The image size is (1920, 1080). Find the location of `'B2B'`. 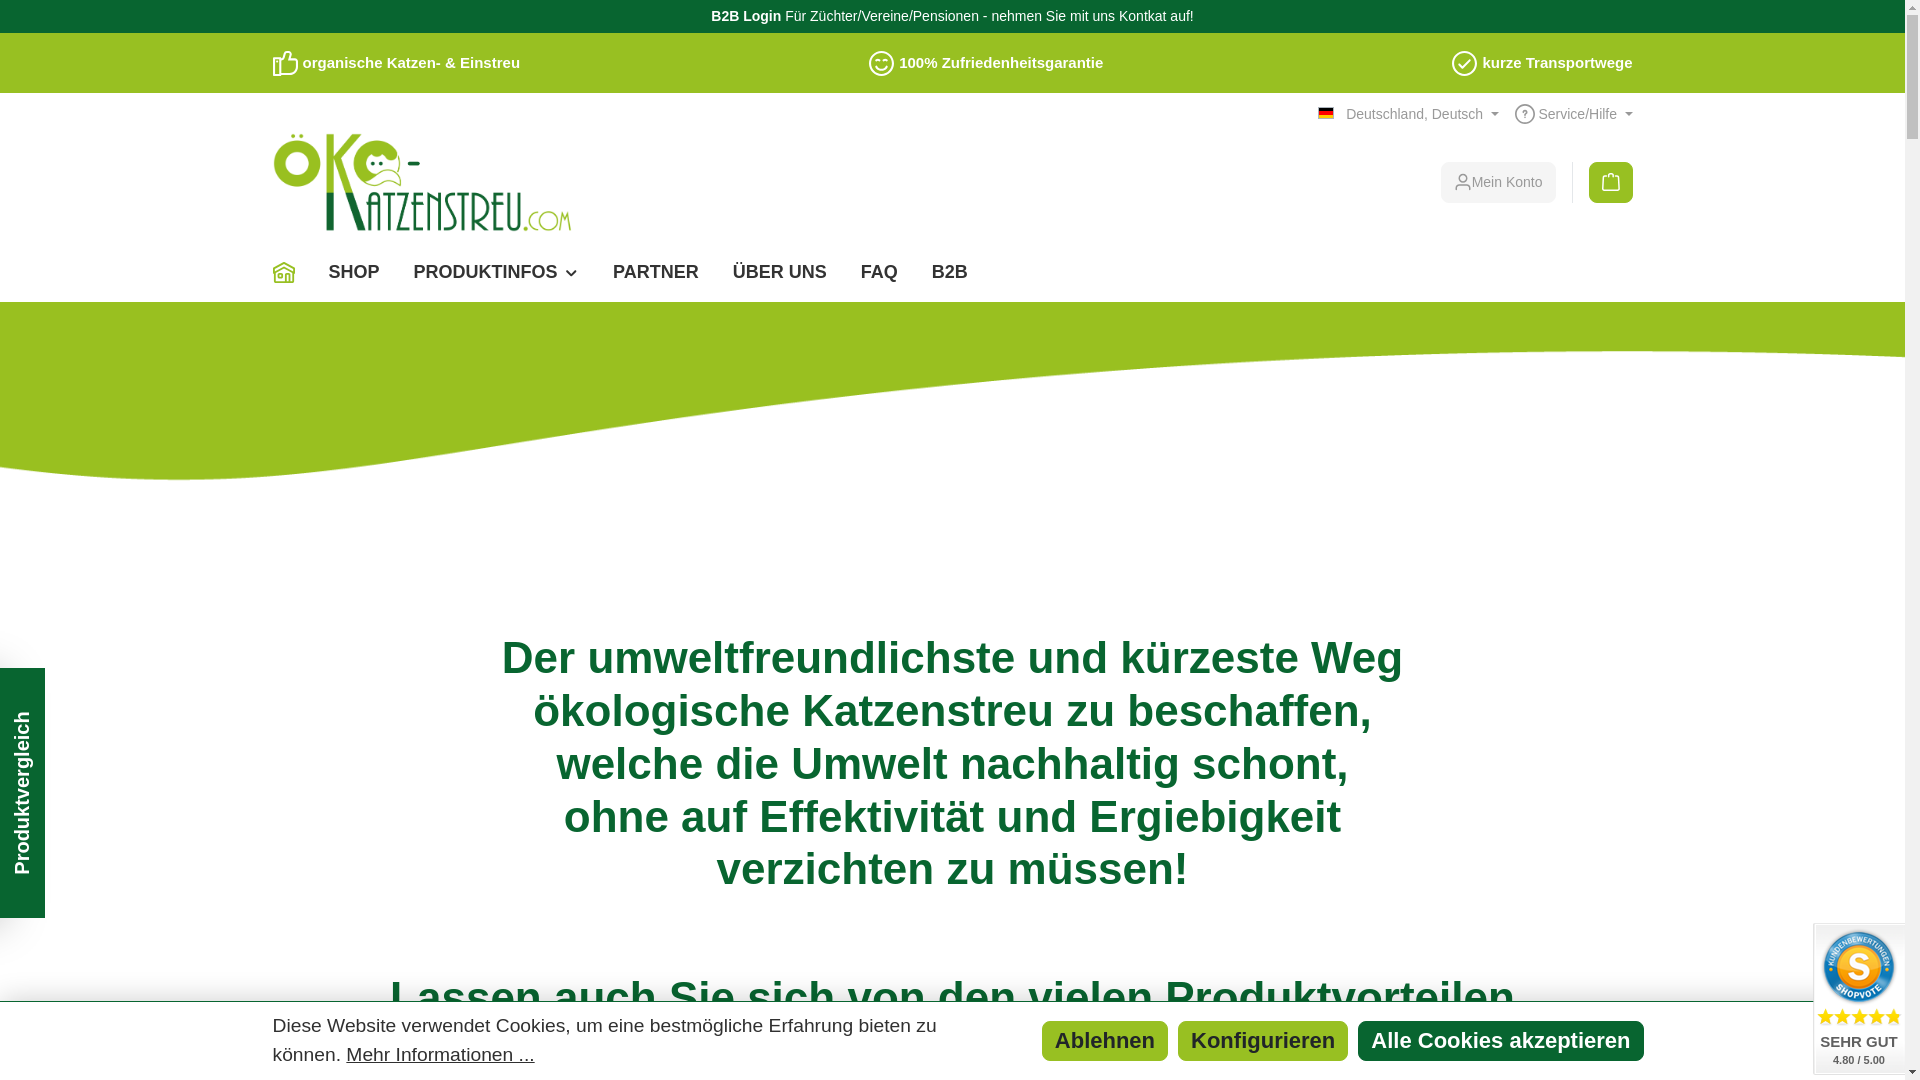

'B2B' is located at coordinates (949, 272).